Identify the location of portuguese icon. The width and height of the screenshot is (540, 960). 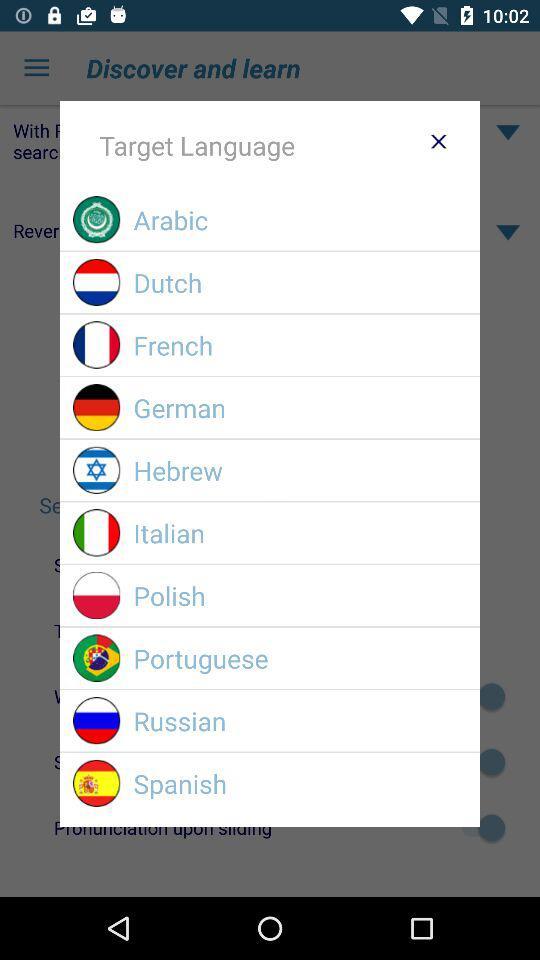
(299, 657).